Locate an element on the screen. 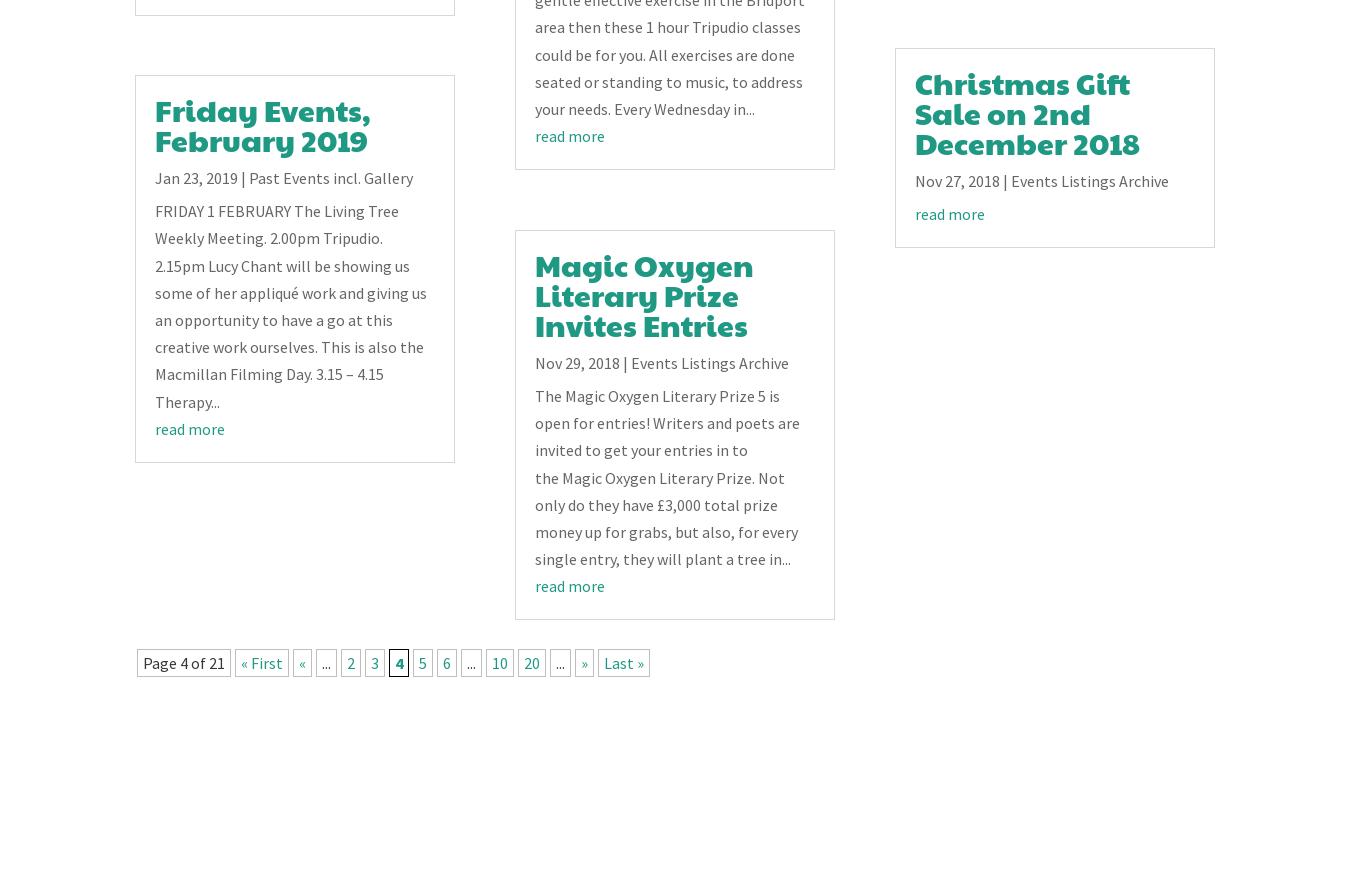  '3' is located at coordinates (370, 663).